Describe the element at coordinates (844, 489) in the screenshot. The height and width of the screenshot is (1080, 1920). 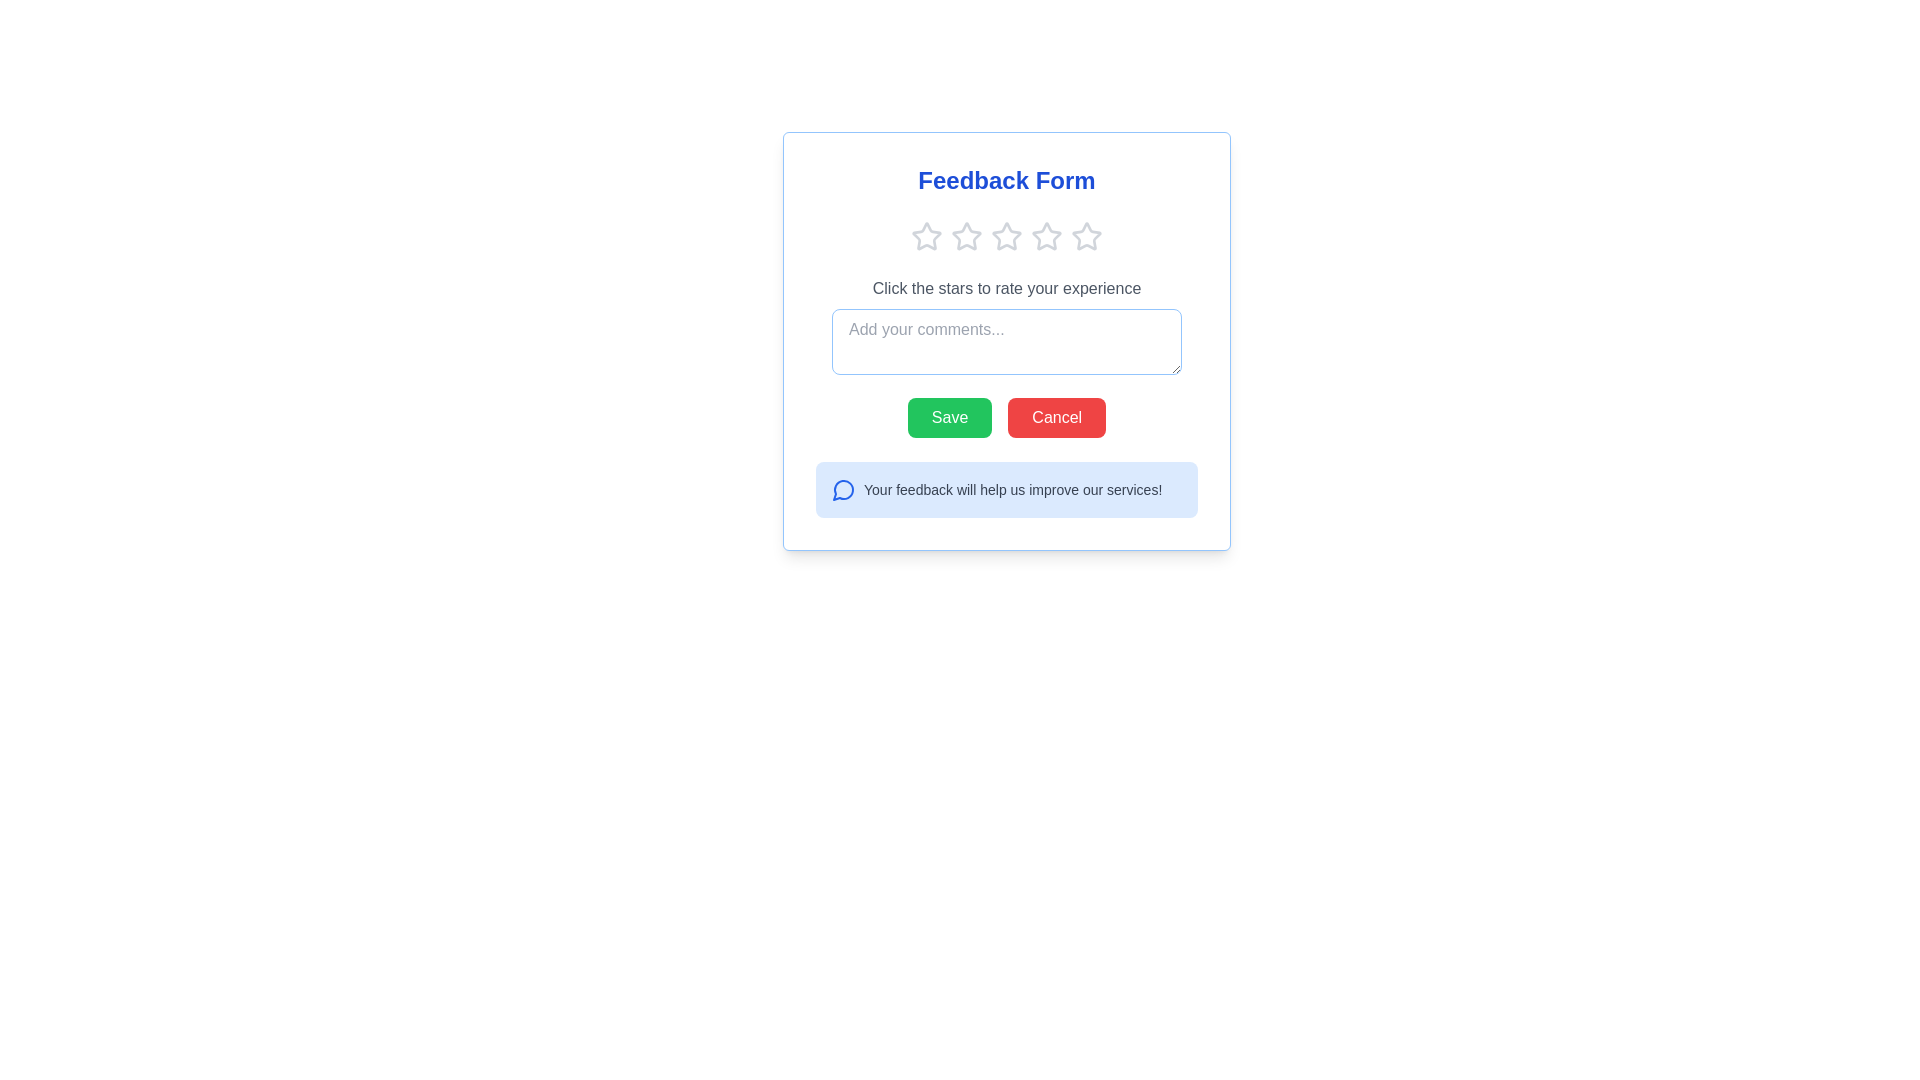
I see `the messaging icon located to the left of the text 'Your feedback will help us improve our services!' in the feedback section` at that location.